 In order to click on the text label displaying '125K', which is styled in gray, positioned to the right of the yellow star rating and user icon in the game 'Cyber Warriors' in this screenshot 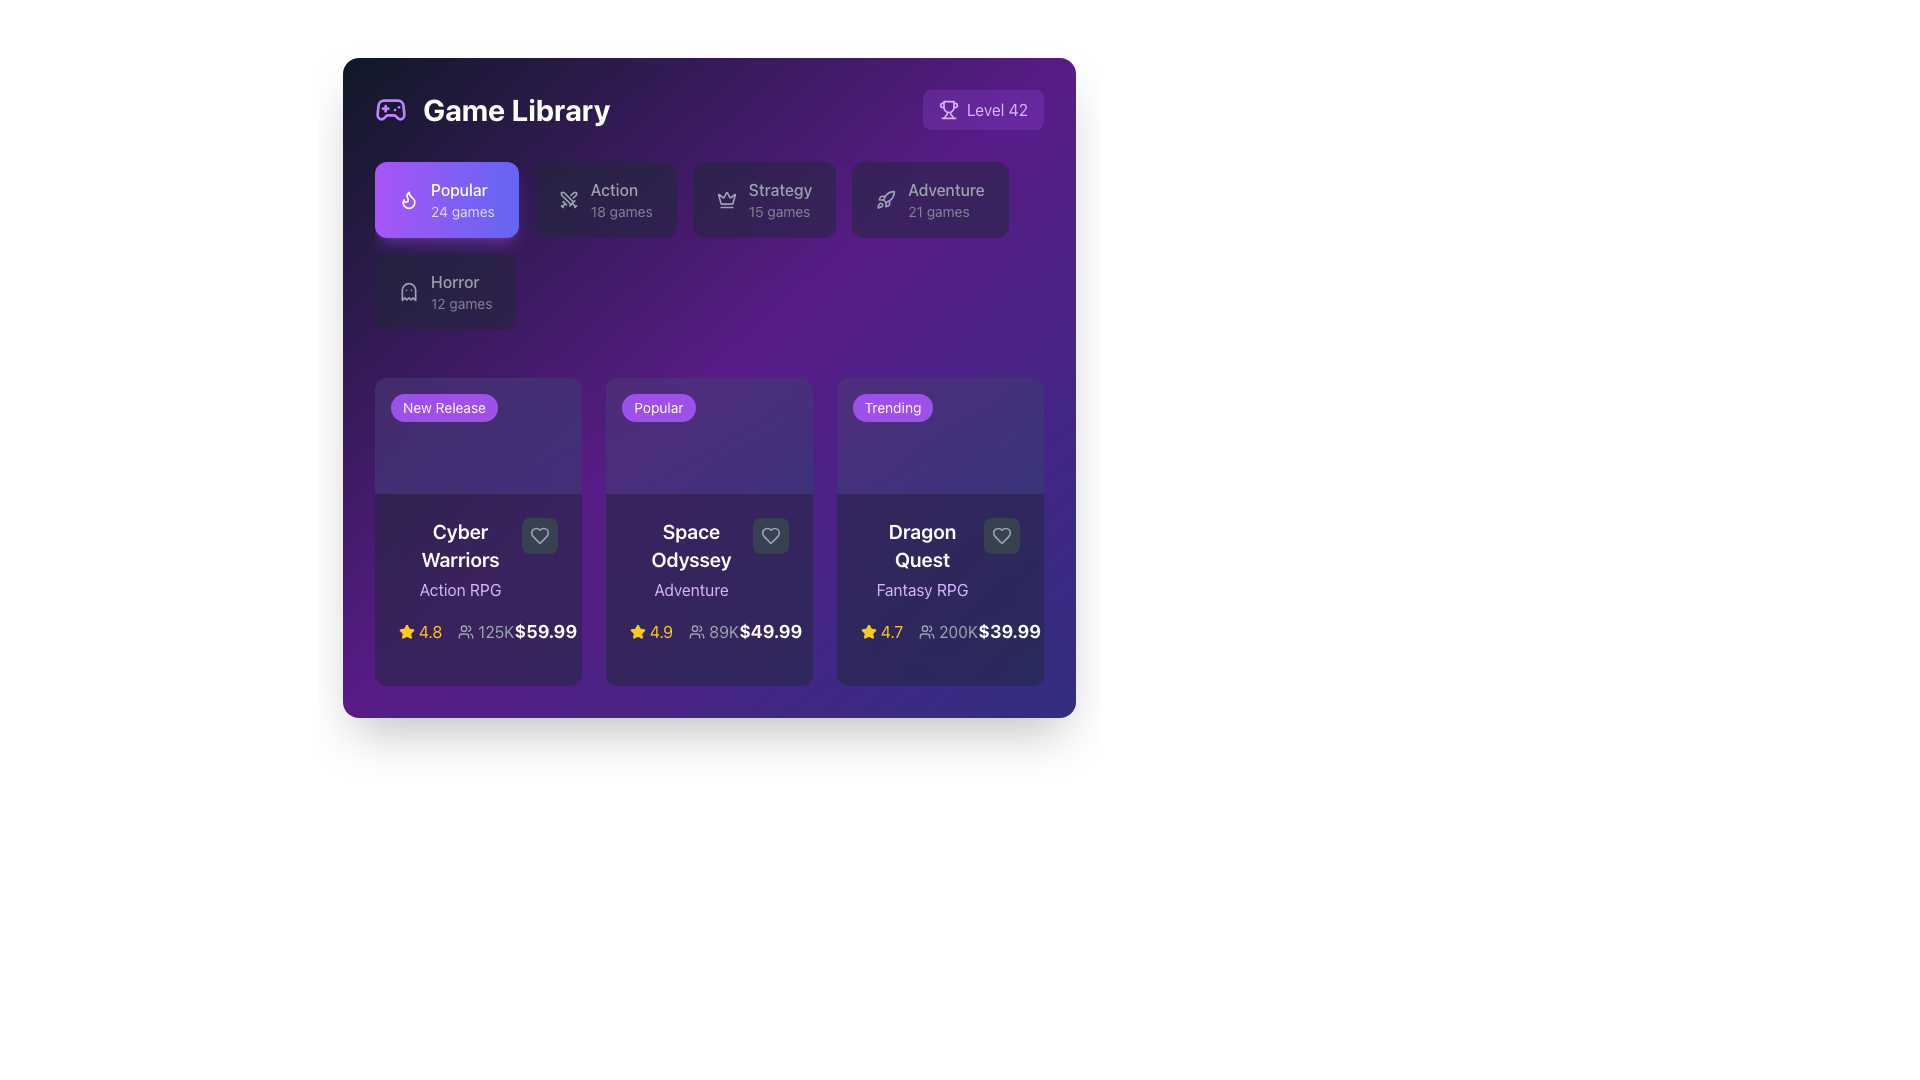, I will do `click(455, 632)`.